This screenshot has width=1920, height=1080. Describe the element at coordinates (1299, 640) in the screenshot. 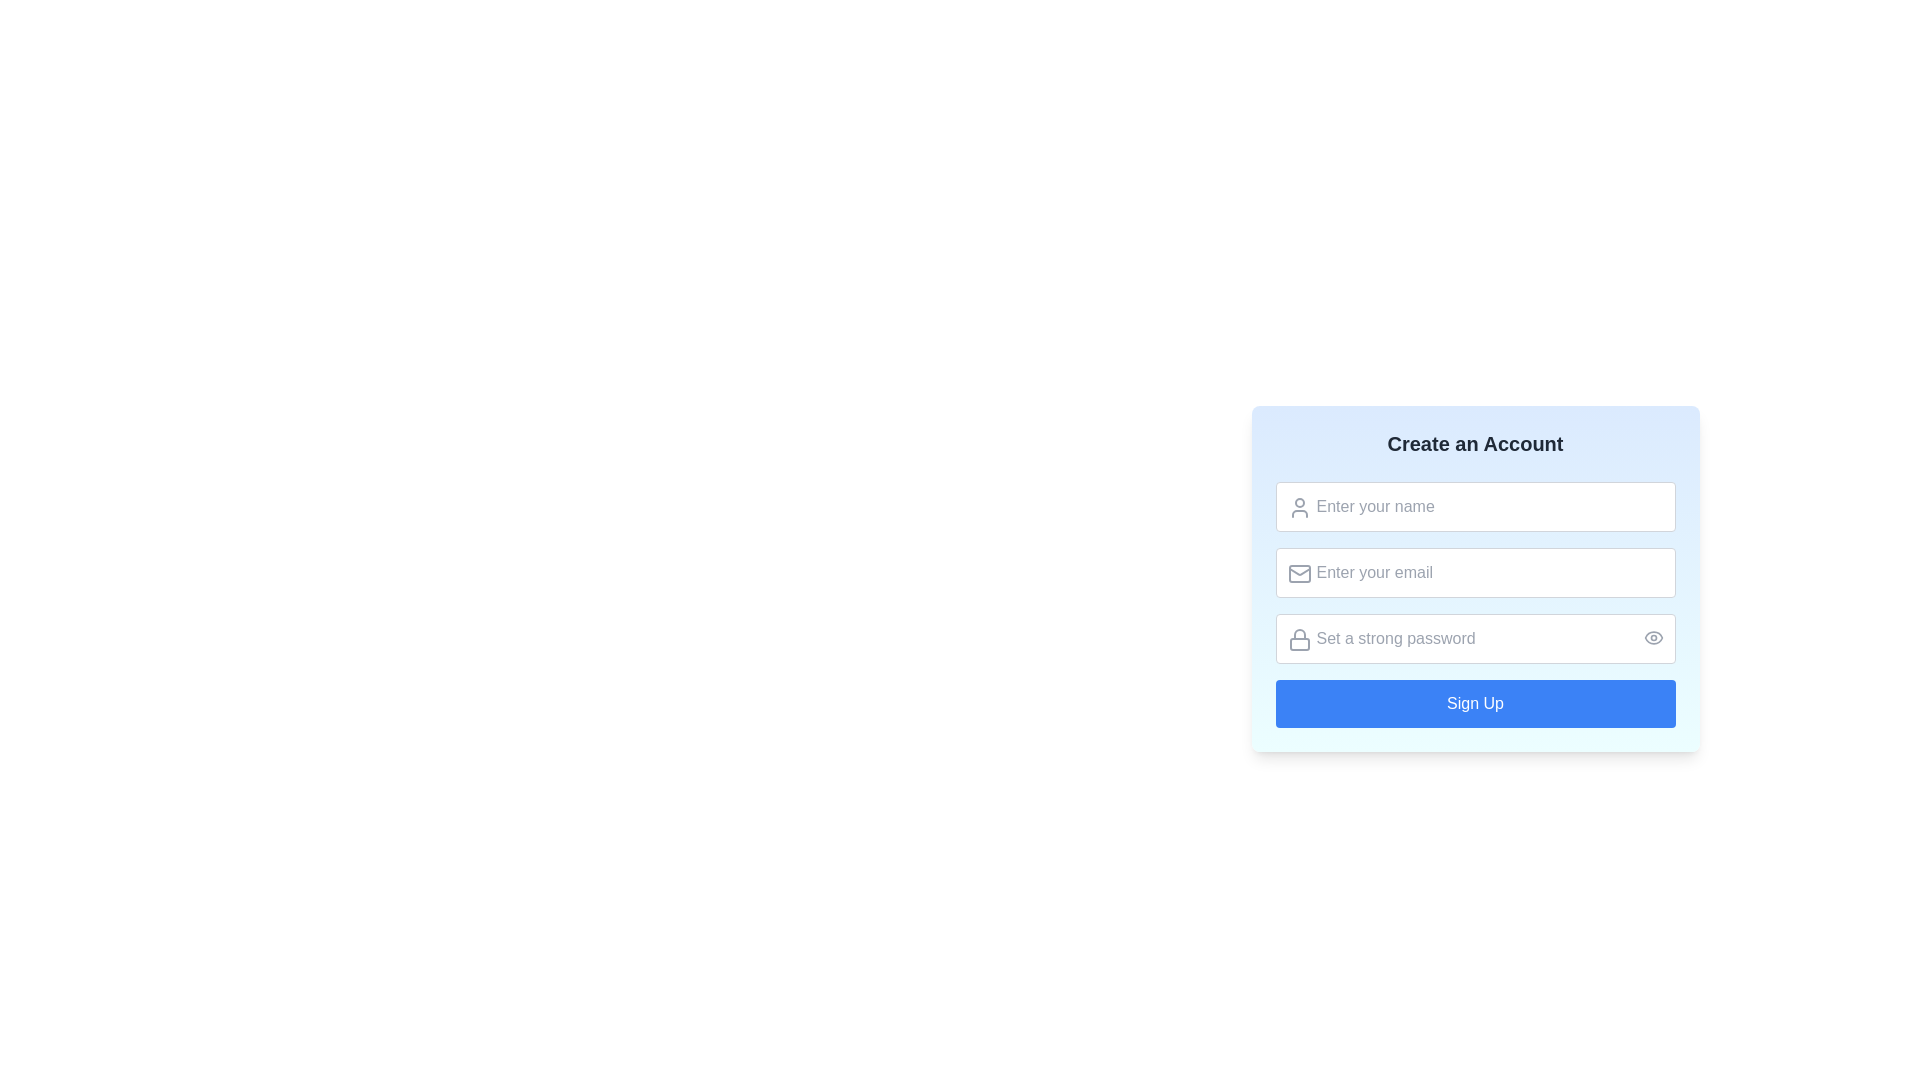

I see `the security icon located to the left of the password input field` at that location.